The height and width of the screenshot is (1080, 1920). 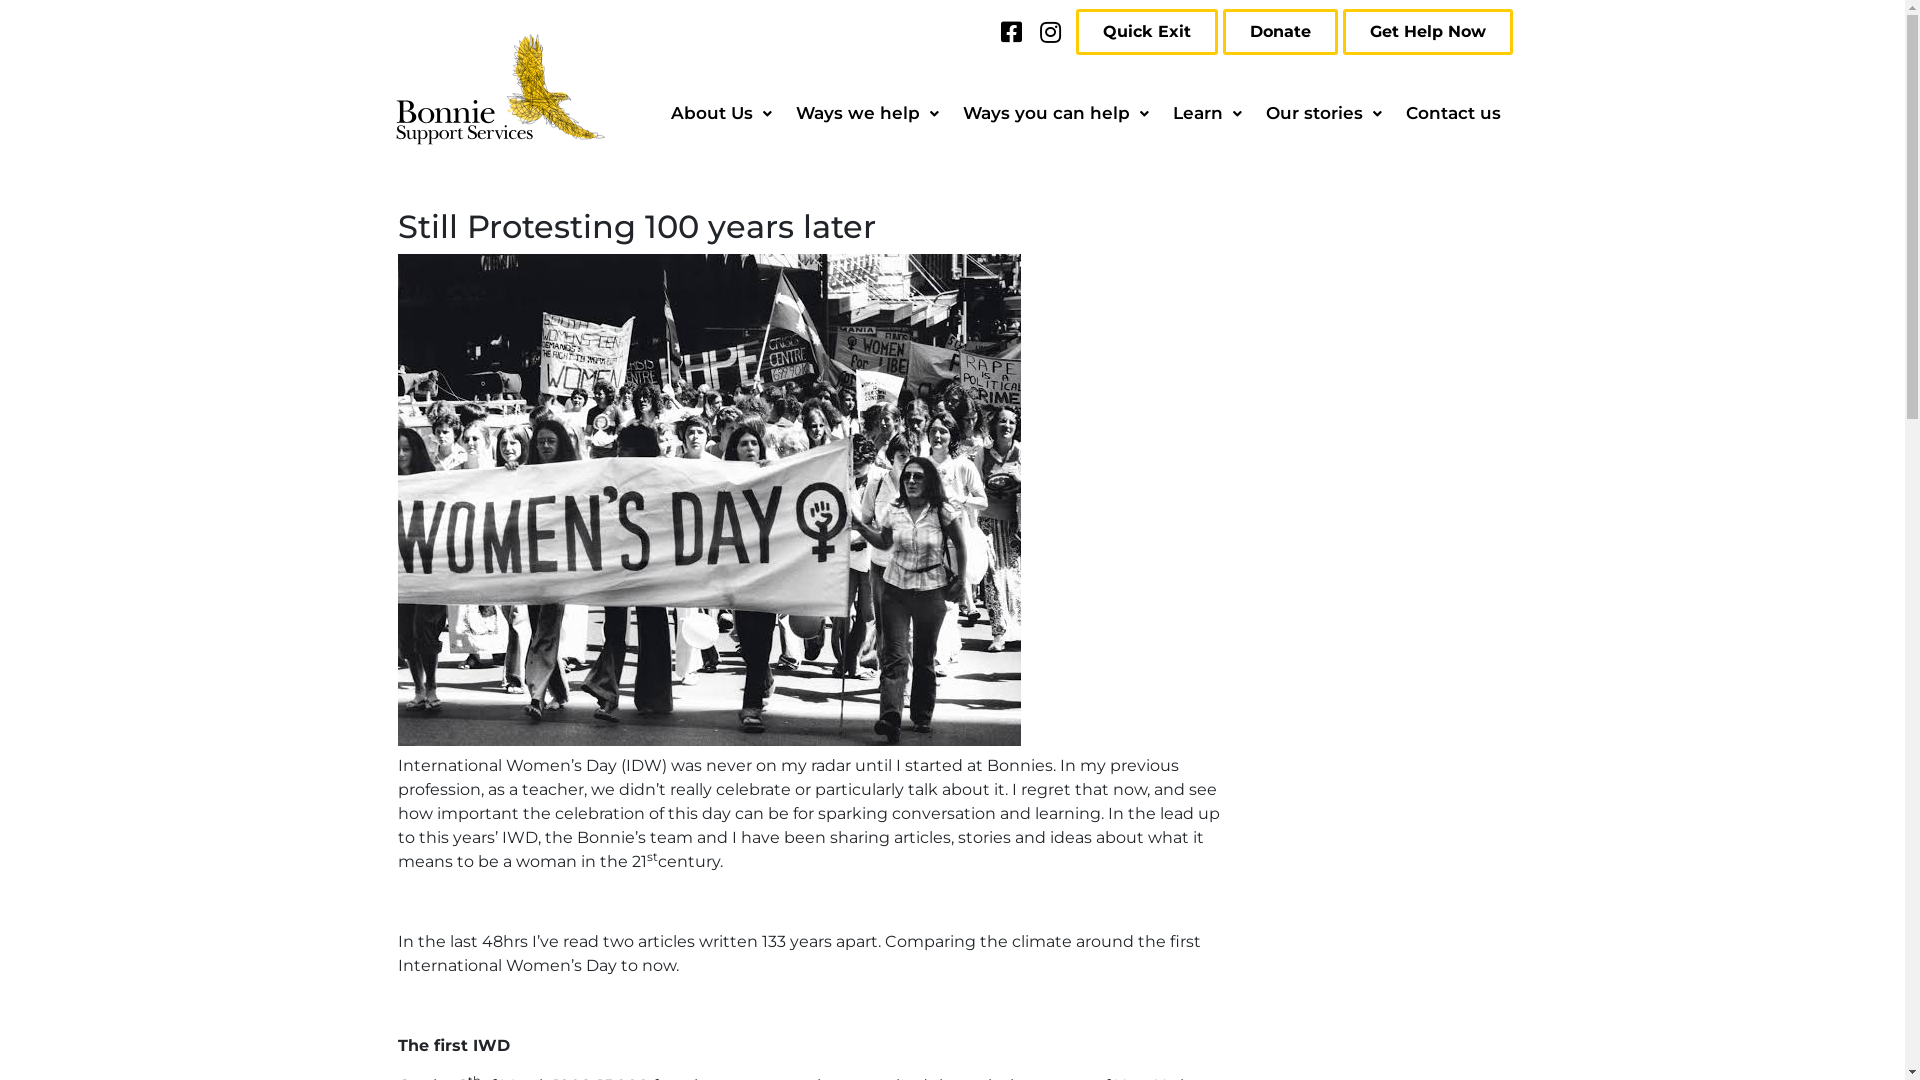 I want to click on 'Our stories', so click(x=1324, y=113).